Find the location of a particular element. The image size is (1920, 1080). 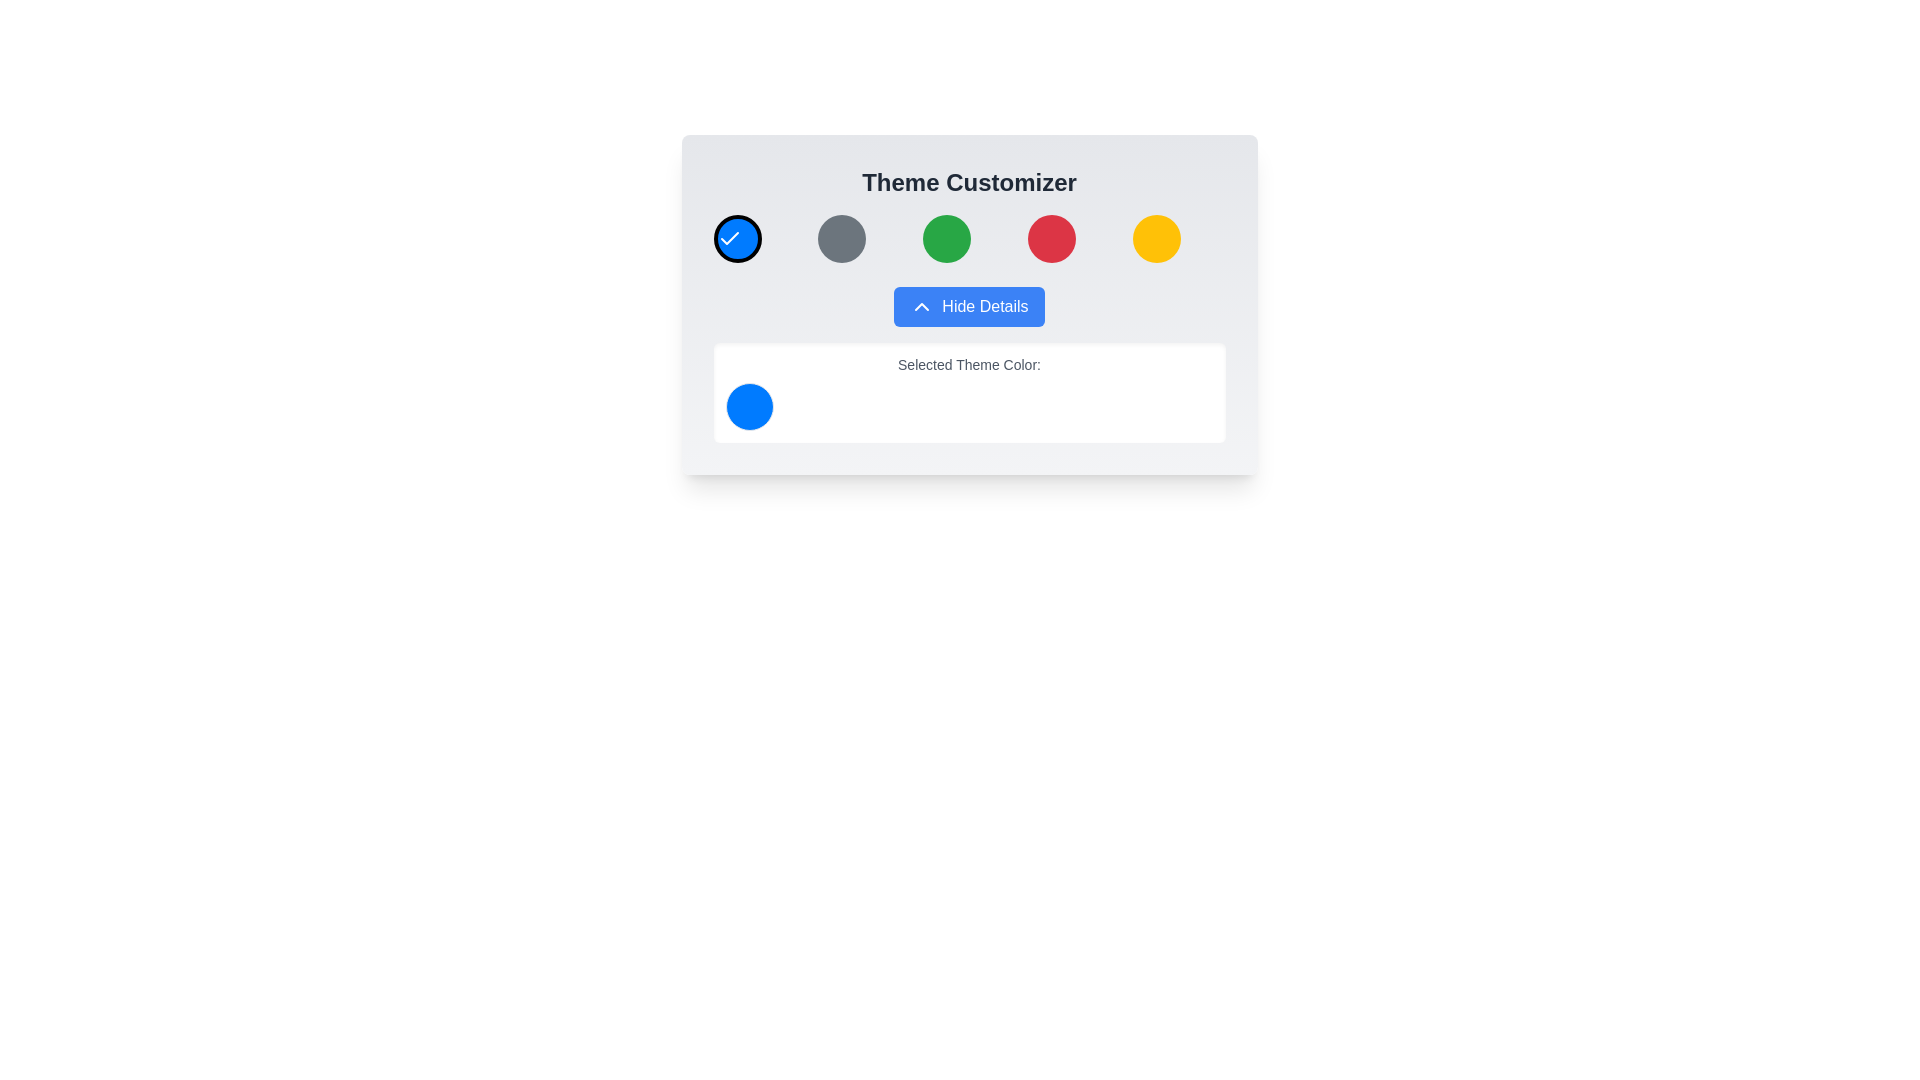

the fourth circular Selectable Color Option with a red background color located below the 'Theme Customizer' heading to enlarge it is located at coordinates (1050, 238).